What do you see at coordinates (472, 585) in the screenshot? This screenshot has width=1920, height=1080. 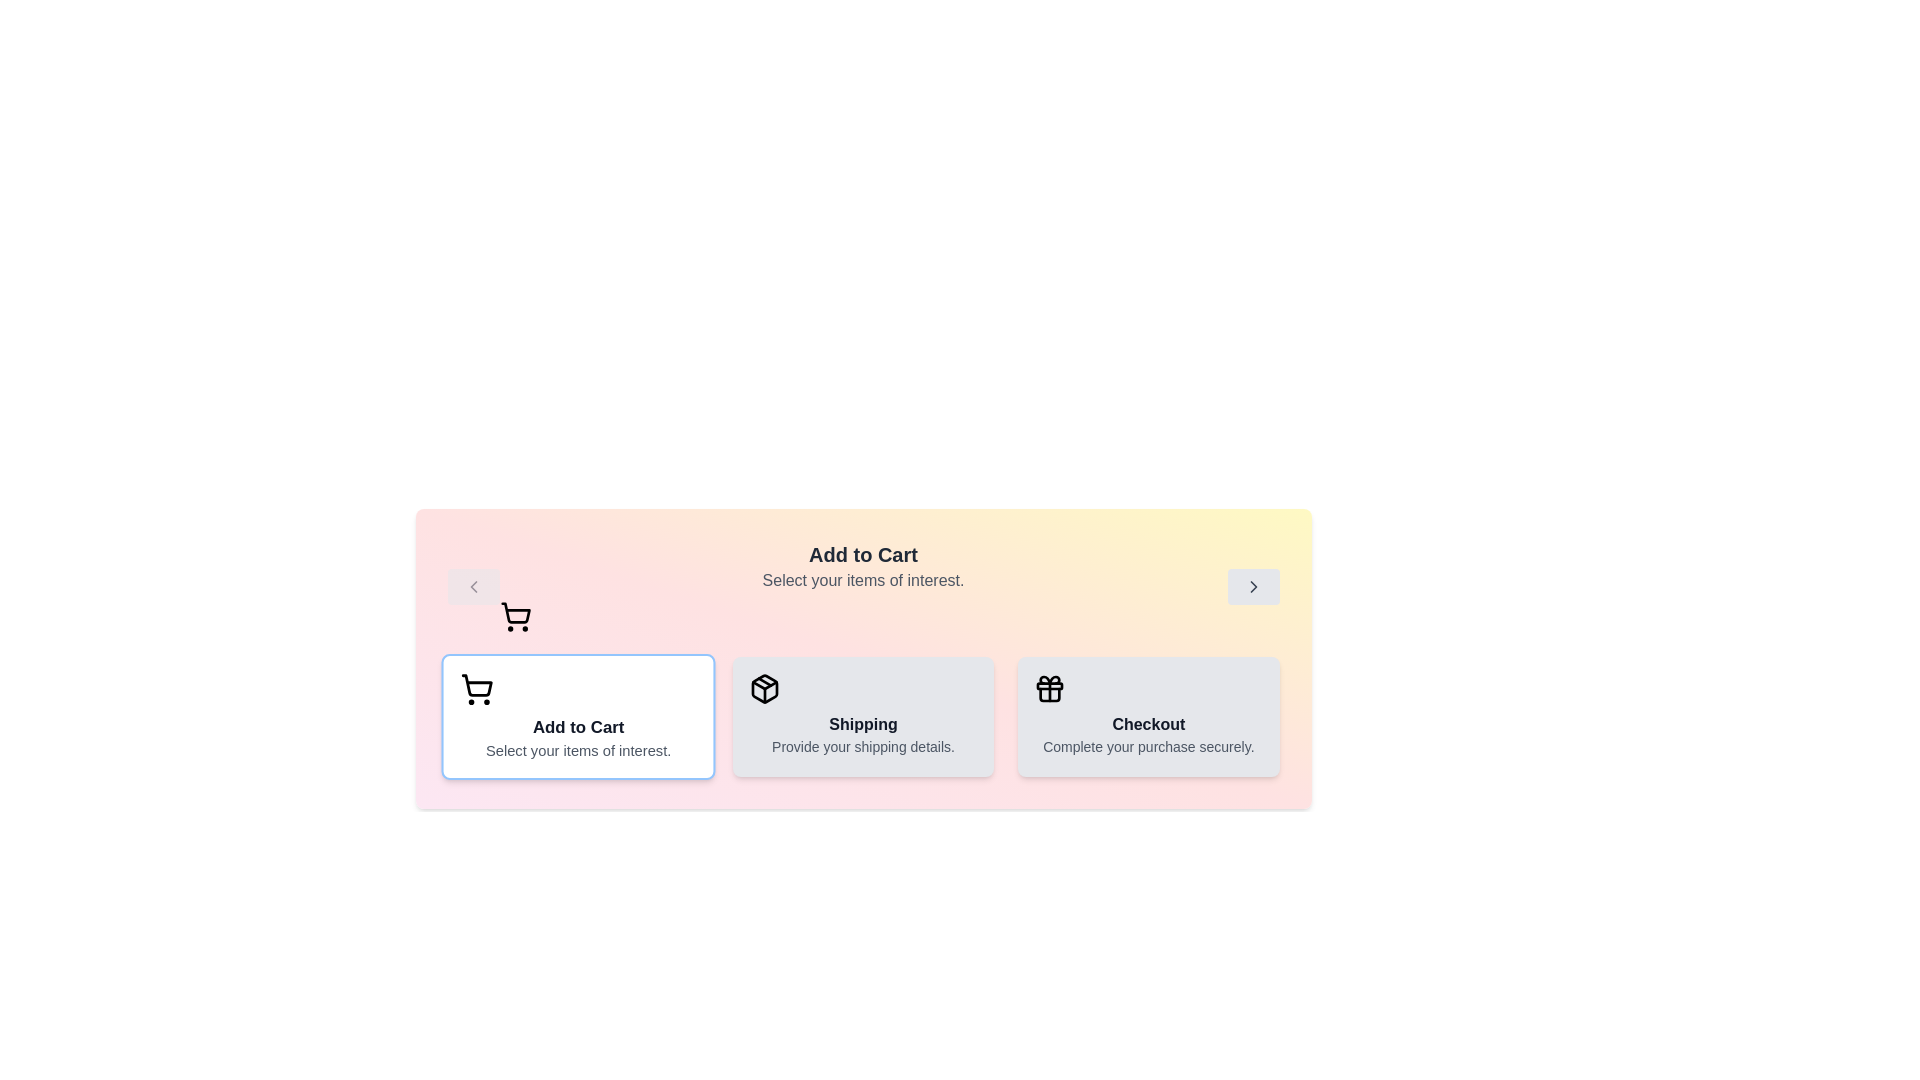 I see `the left-arrow icon button in the top-left corner of the navigational interface` at bounding box center [472, 585].